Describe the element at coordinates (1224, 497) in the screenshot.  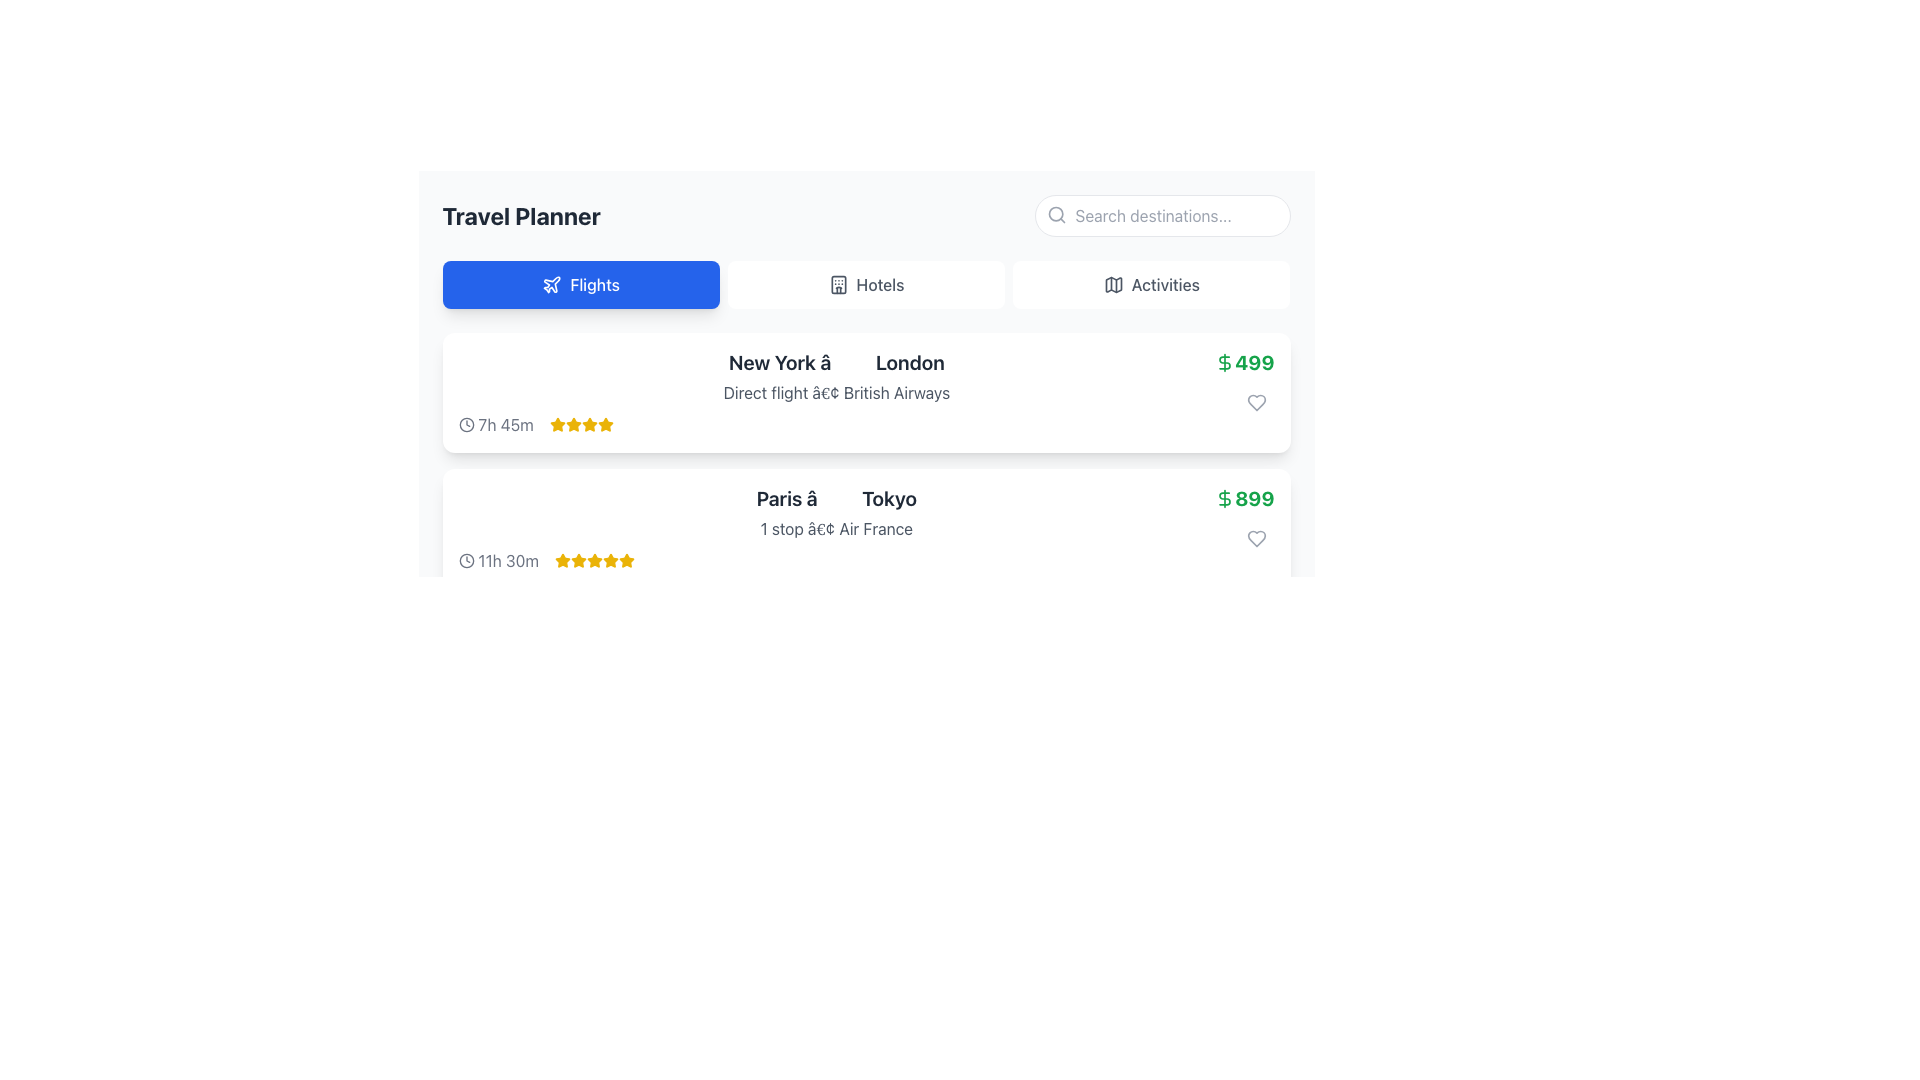
I see `the decorative indicator icon that signifies the monetary price of '899', located to the immediate left of the numeric value within a bold green text layout` at that location.